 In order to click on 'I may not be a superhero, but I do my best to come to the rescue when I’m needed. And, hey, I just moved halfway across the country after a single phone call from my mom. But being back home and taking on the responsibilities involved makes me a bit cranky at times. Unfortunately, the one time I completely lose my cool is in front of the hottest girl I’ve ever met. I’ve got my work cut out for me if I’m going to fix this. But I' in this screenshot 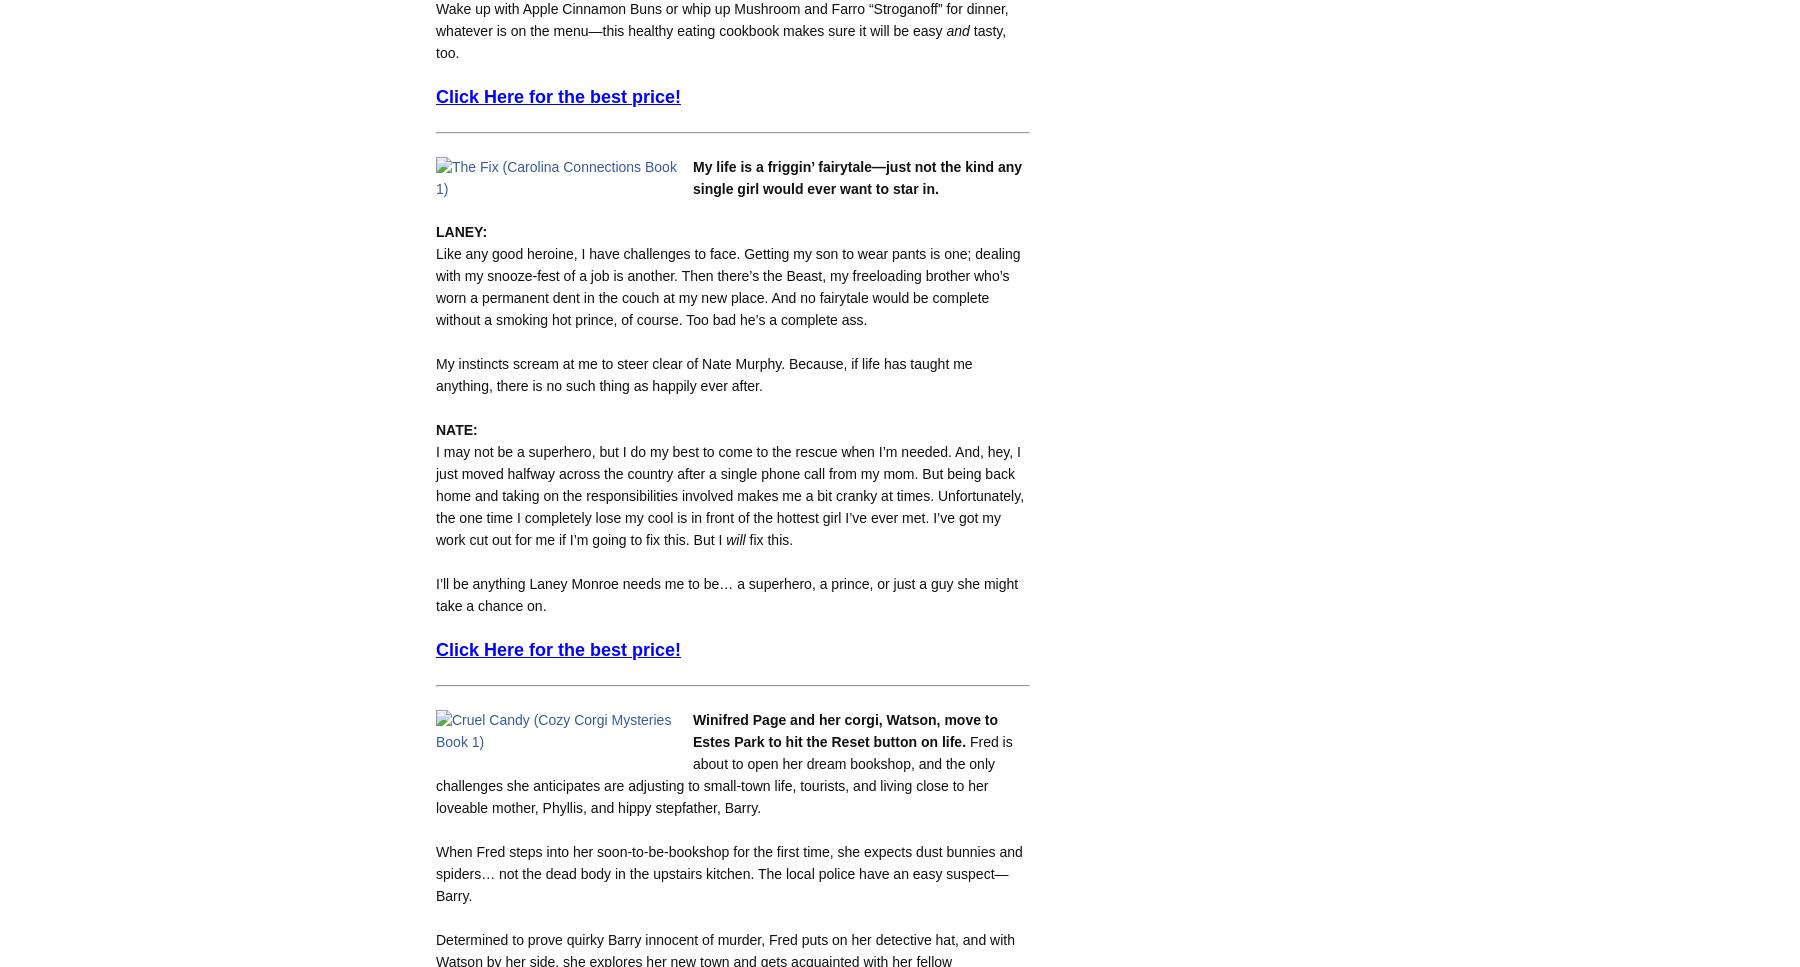, I will do `click(729, 494)`.